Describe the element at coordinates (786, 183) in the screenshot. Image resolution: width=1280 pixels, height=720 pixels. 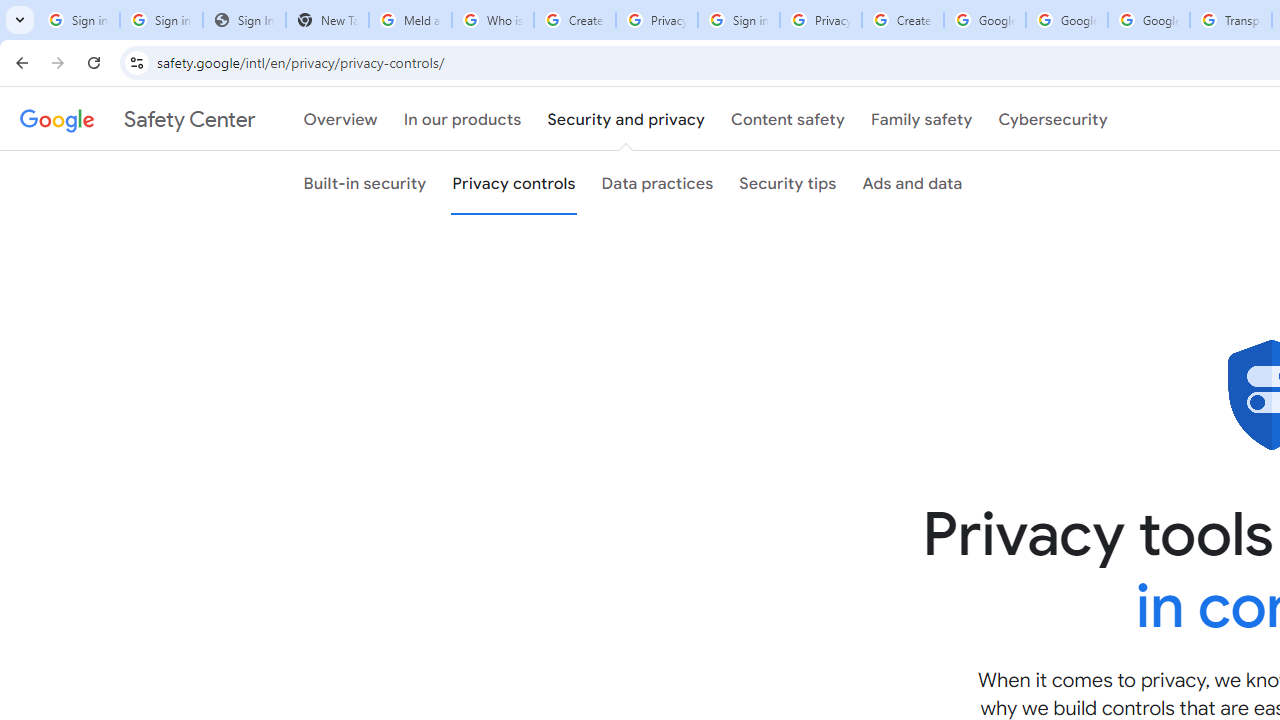
I see `'Security tips'` at that location.